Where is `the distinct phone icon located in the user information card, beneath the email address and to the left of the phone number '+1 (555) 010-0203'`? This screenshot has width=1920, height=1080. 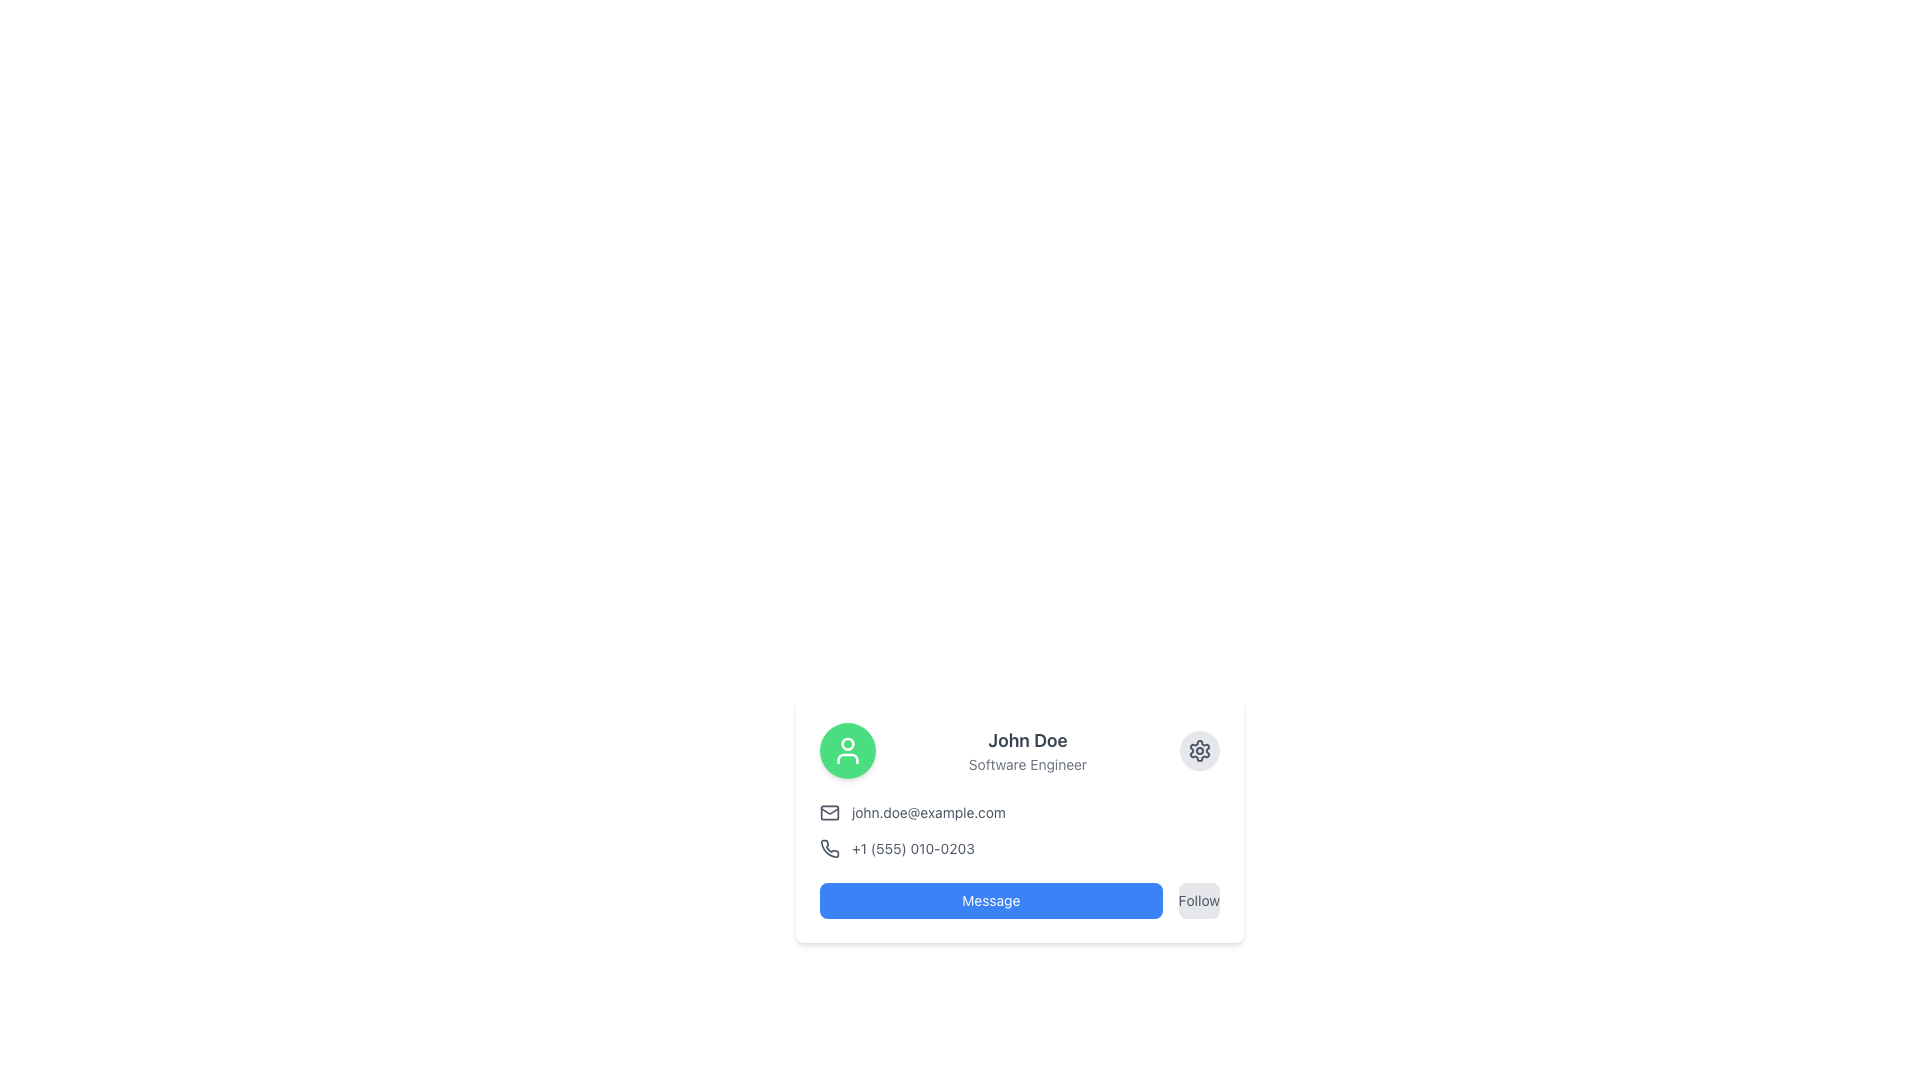 the distinct phone icon located in the user information card, beneath the email address and to the left of the phone number '+1 (555) 010-0203' is located at coordinates (830, 848).